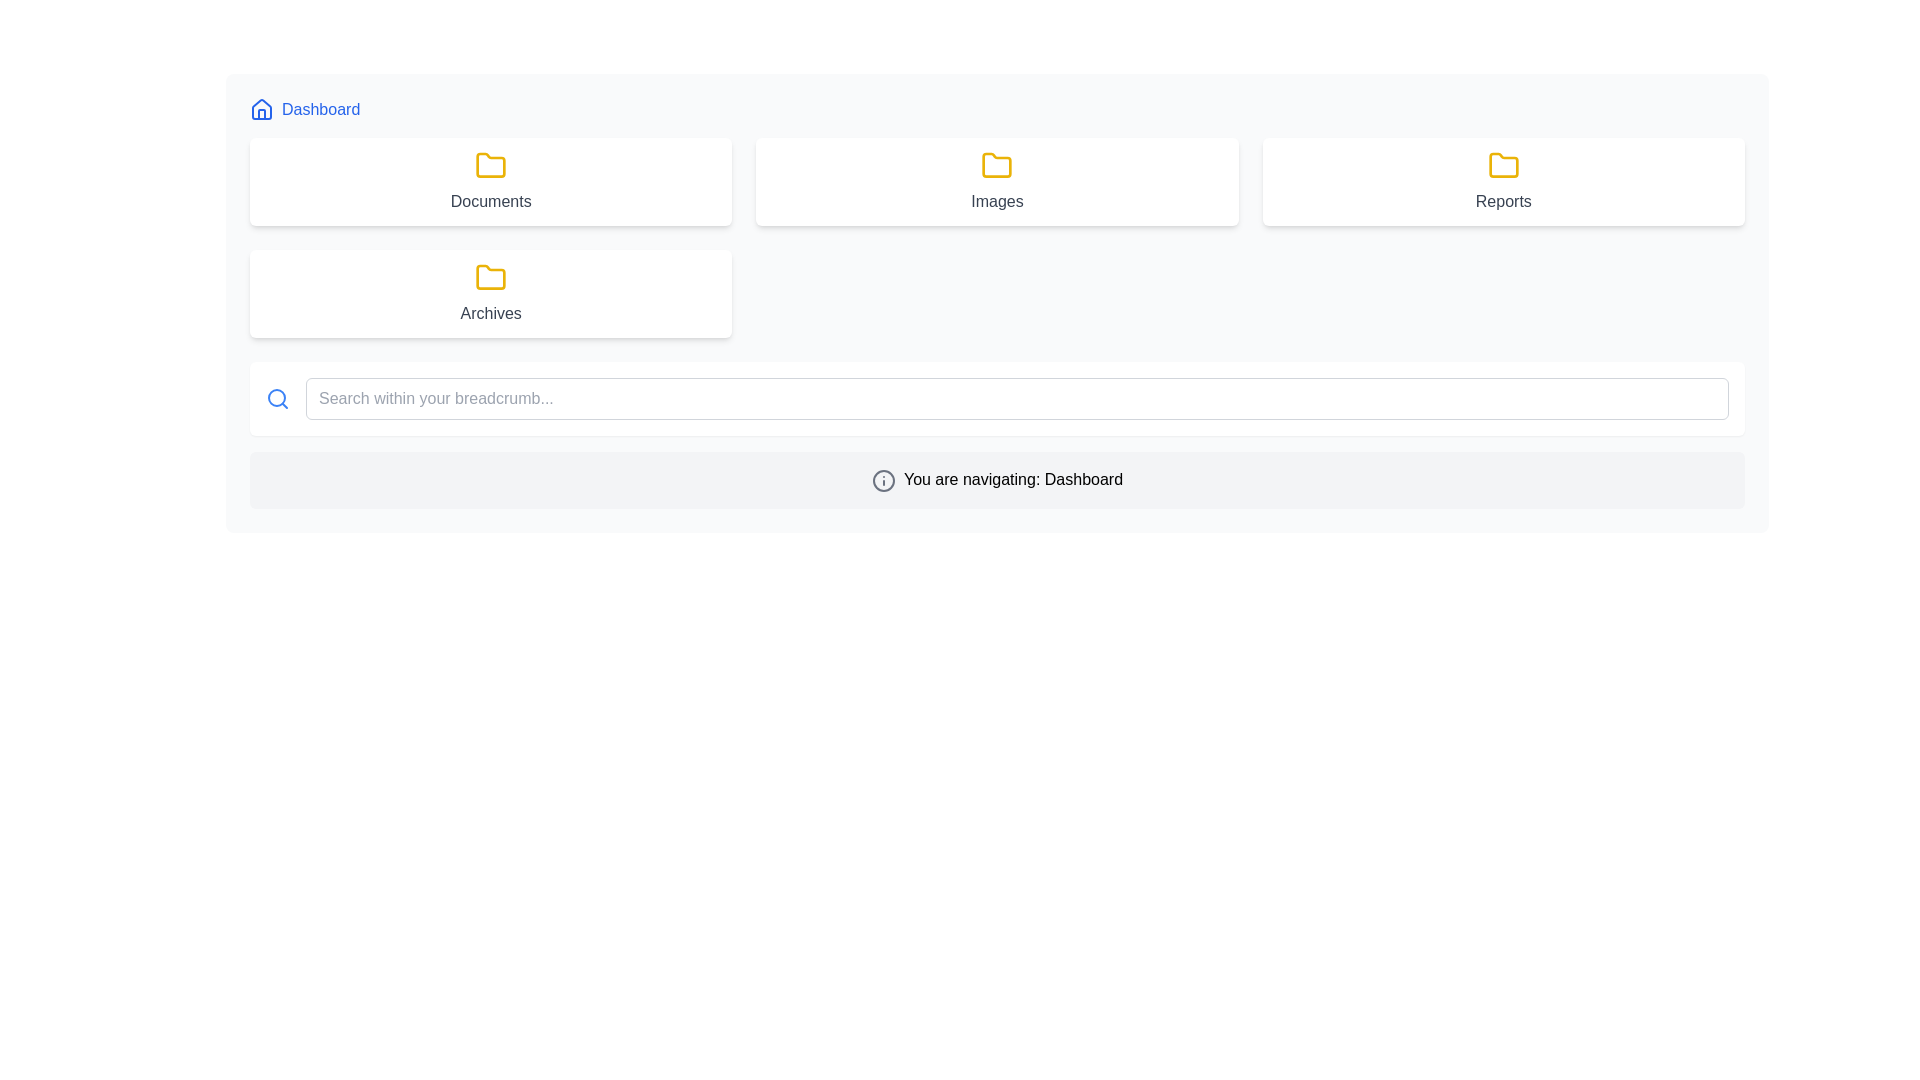 This screenshot has width=1920, height=1080. I want to click on the 'Reports' clickable card, which is a rectangular box with a white background, rounded corners, a yellow folder icon at the top center, and the word 'Reports' in gray font, so click(1503, 181).